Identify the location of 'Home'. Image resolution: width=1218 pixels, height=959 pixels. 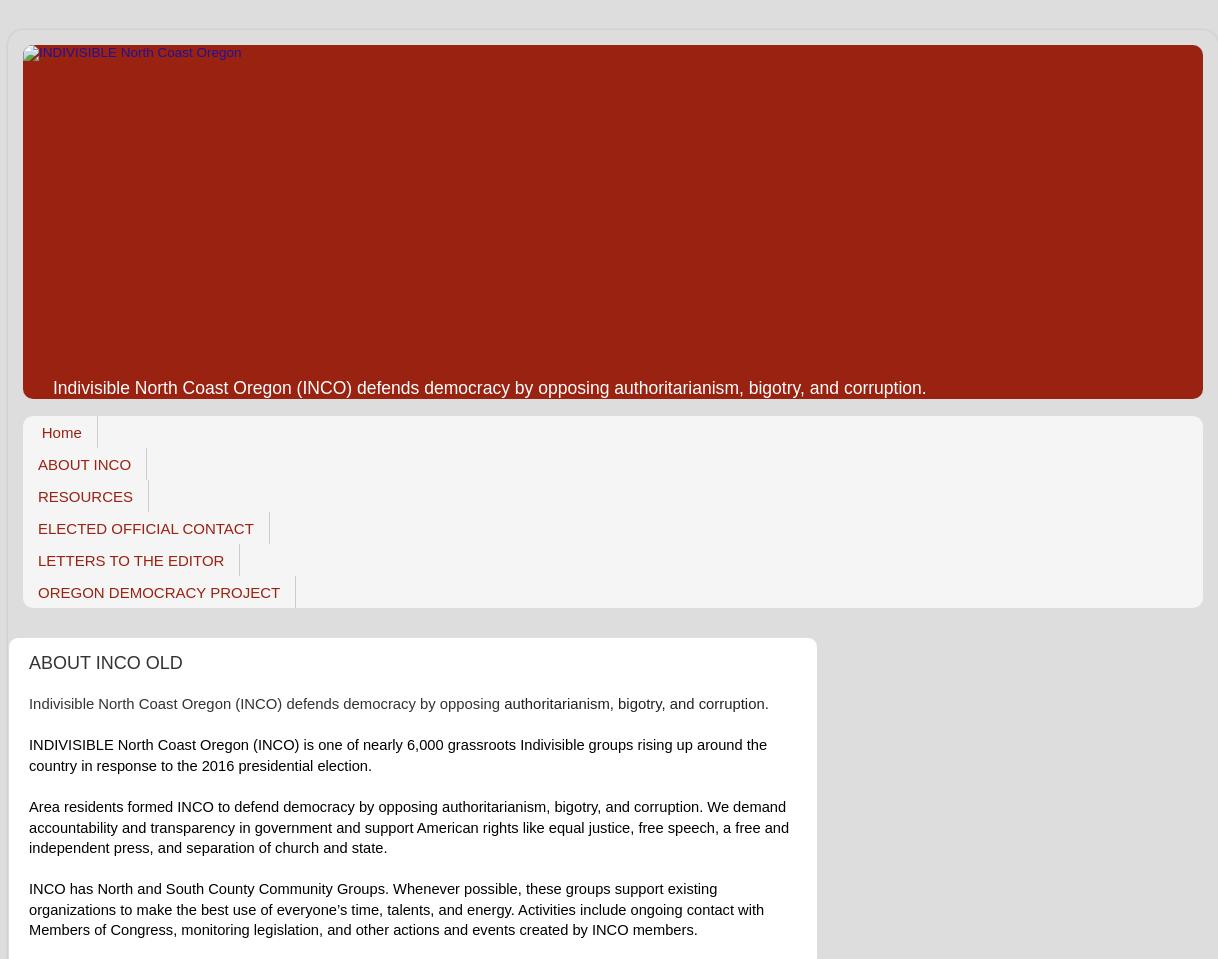
(60, 430).